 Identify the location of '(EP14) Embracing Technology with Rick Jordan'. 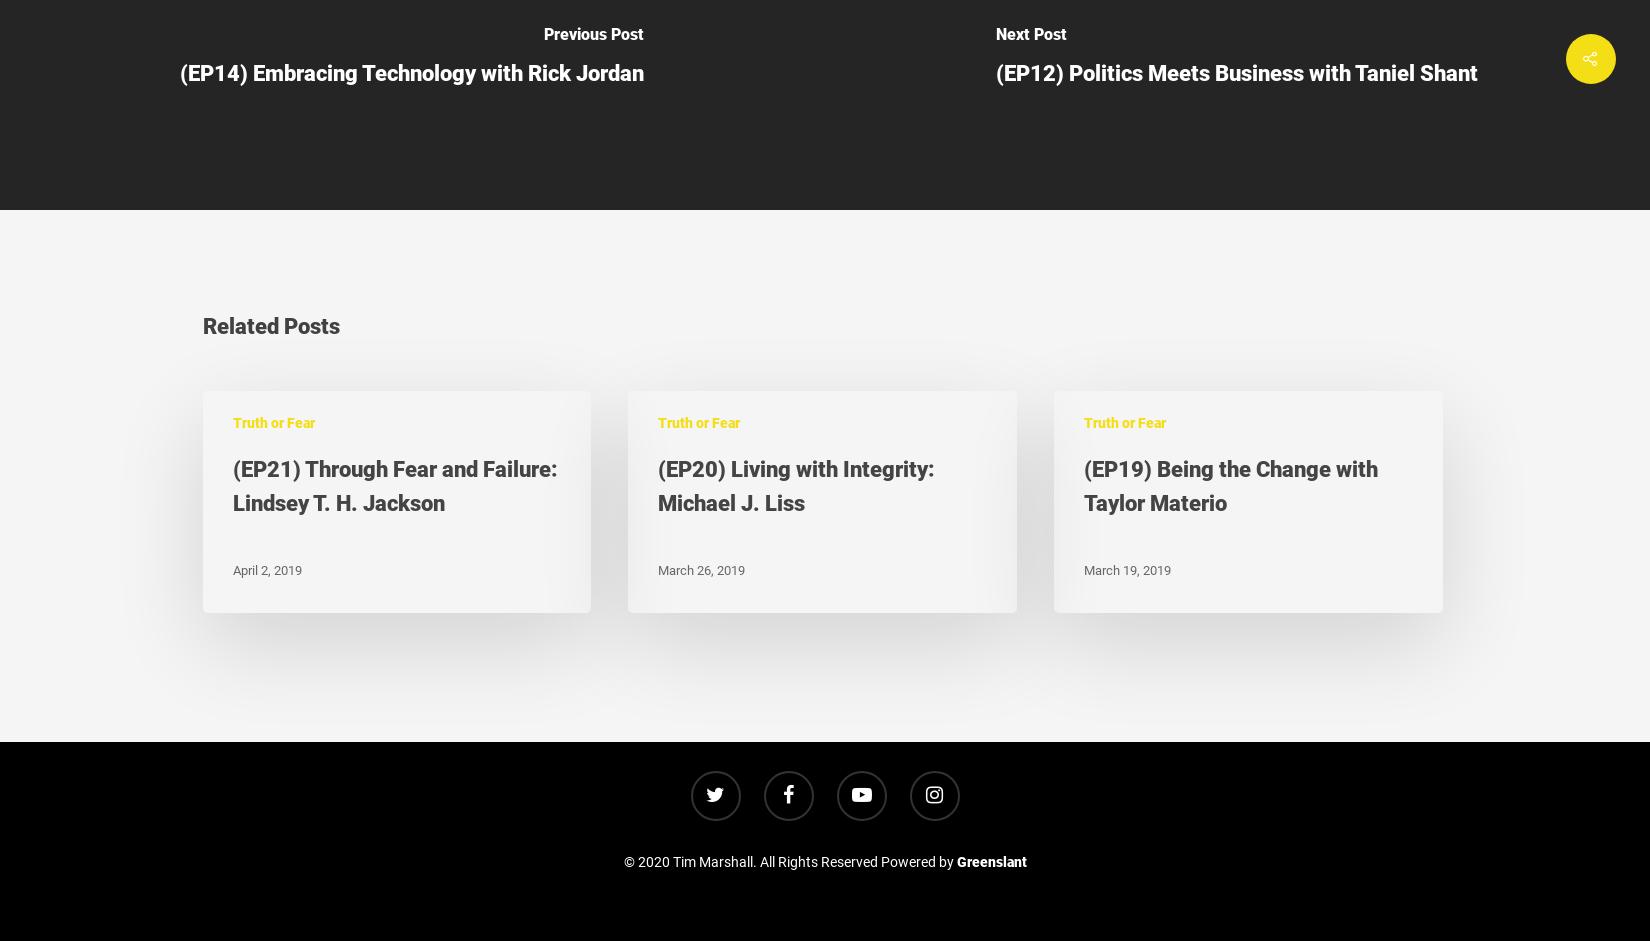
(412, 71).